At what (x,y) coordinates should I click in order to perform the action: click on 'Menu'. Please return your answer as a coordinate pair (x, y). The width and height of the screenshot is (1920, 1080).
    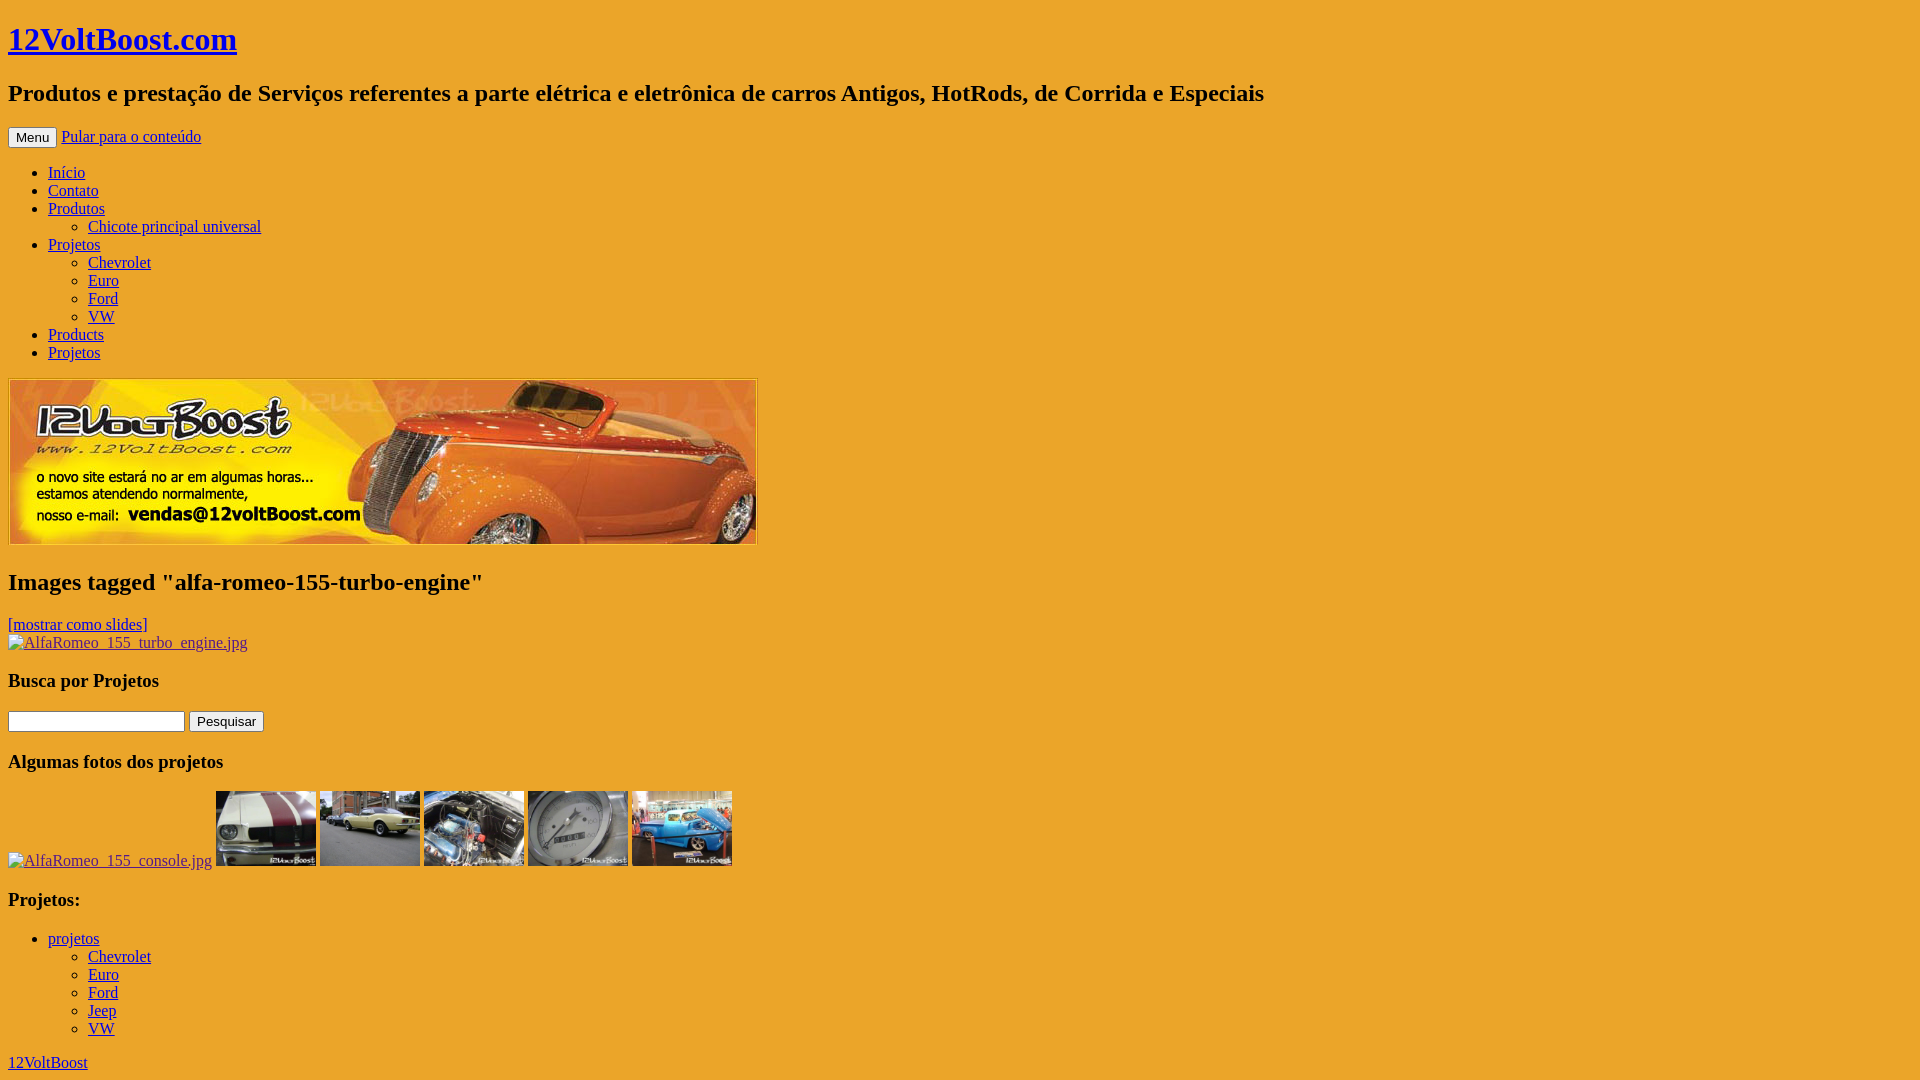
    Looking at the image, I should click on (32, 136).